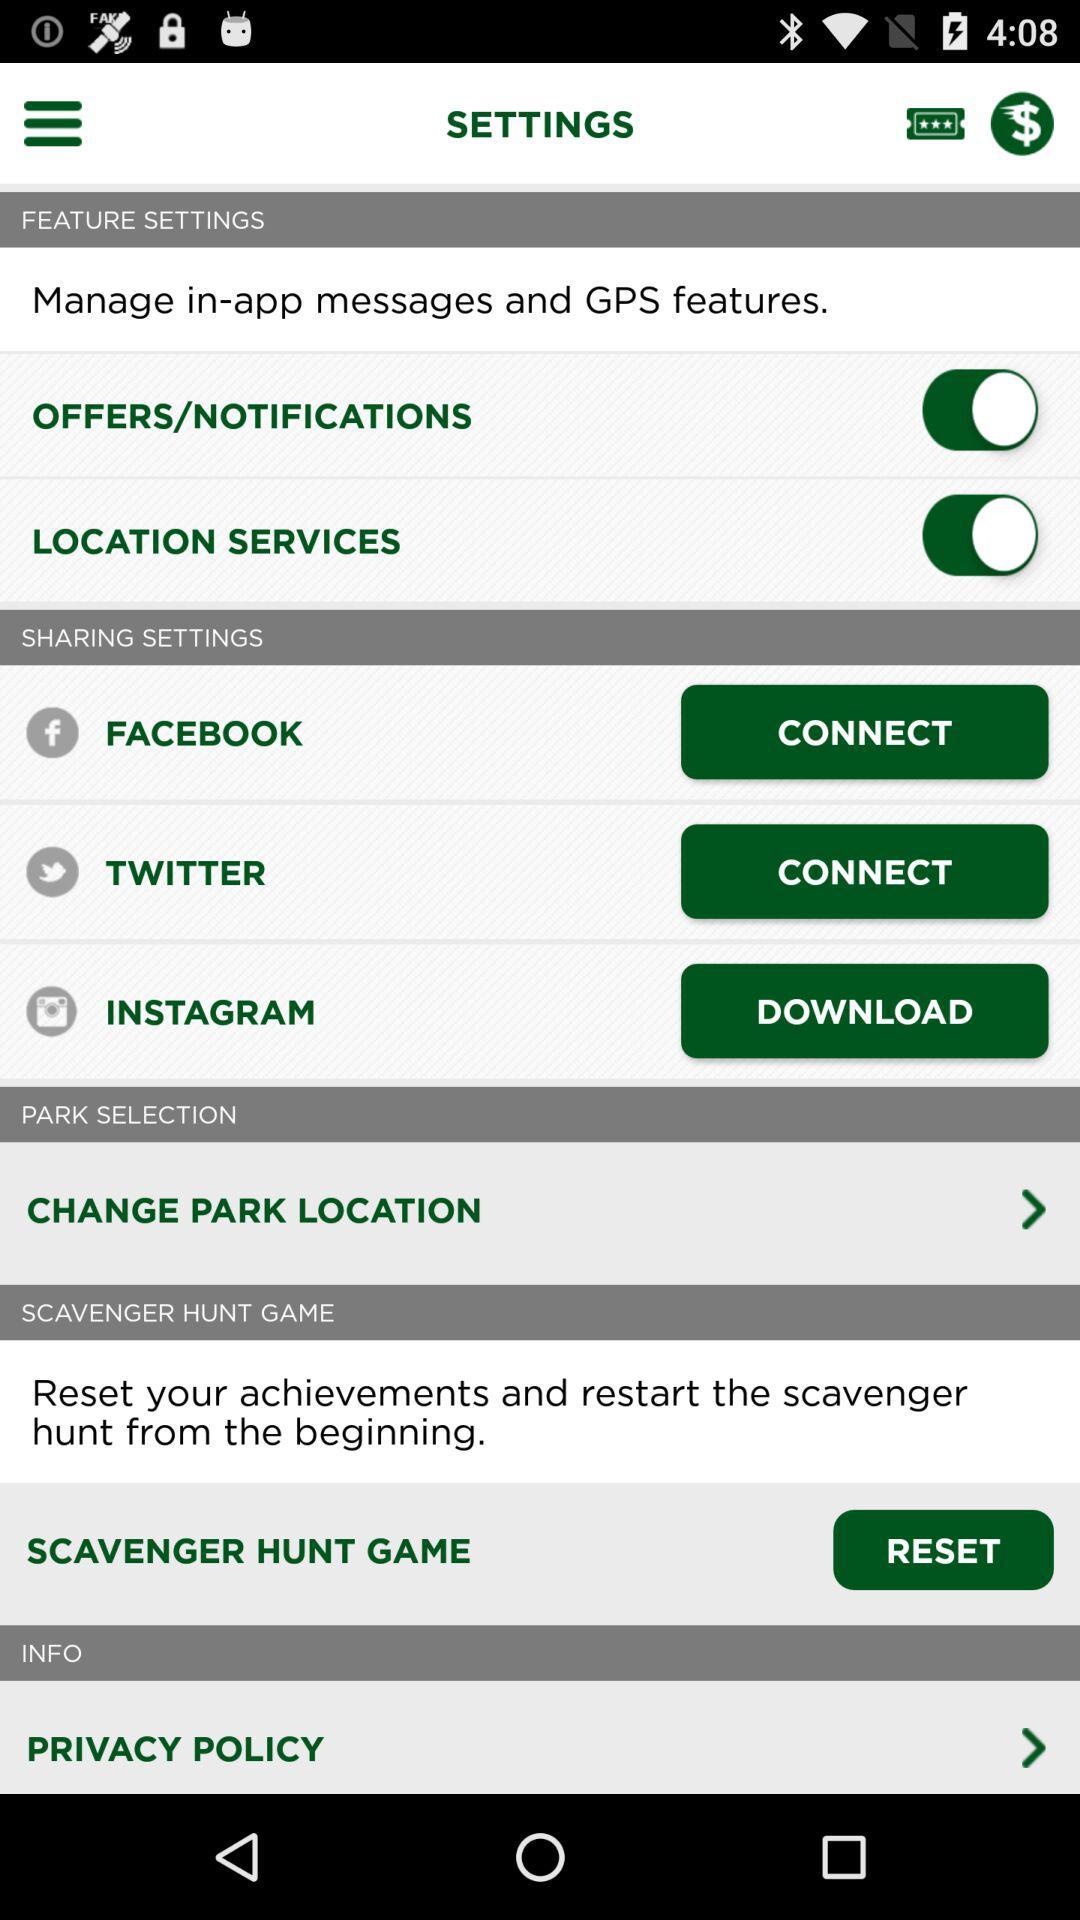 The image size is (1080, 1920). Describe the element at coordinates (863, 871) in the screenshot. I see `connect present next to twitter` at that location.